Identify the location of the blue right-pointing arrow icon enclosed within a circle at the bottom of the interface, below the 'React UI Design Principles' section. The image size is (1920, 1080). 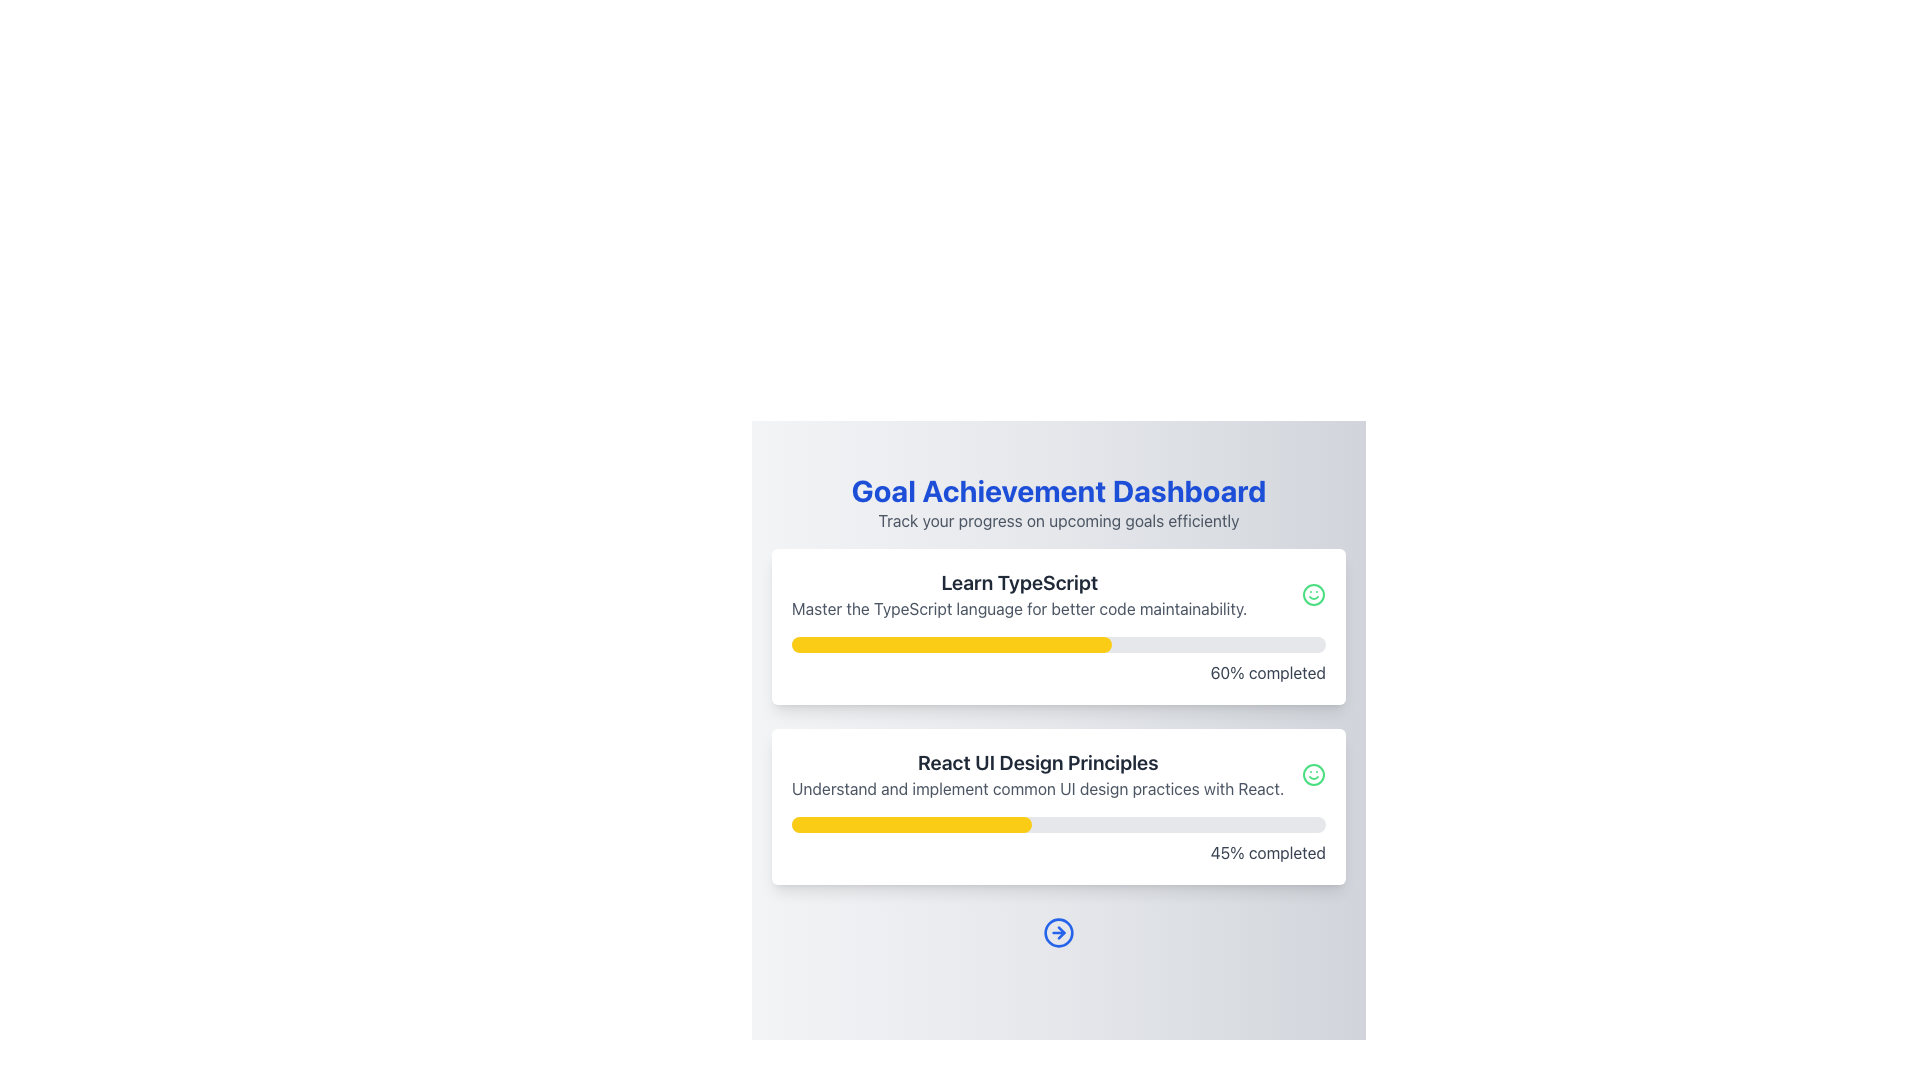
(1058, 933).